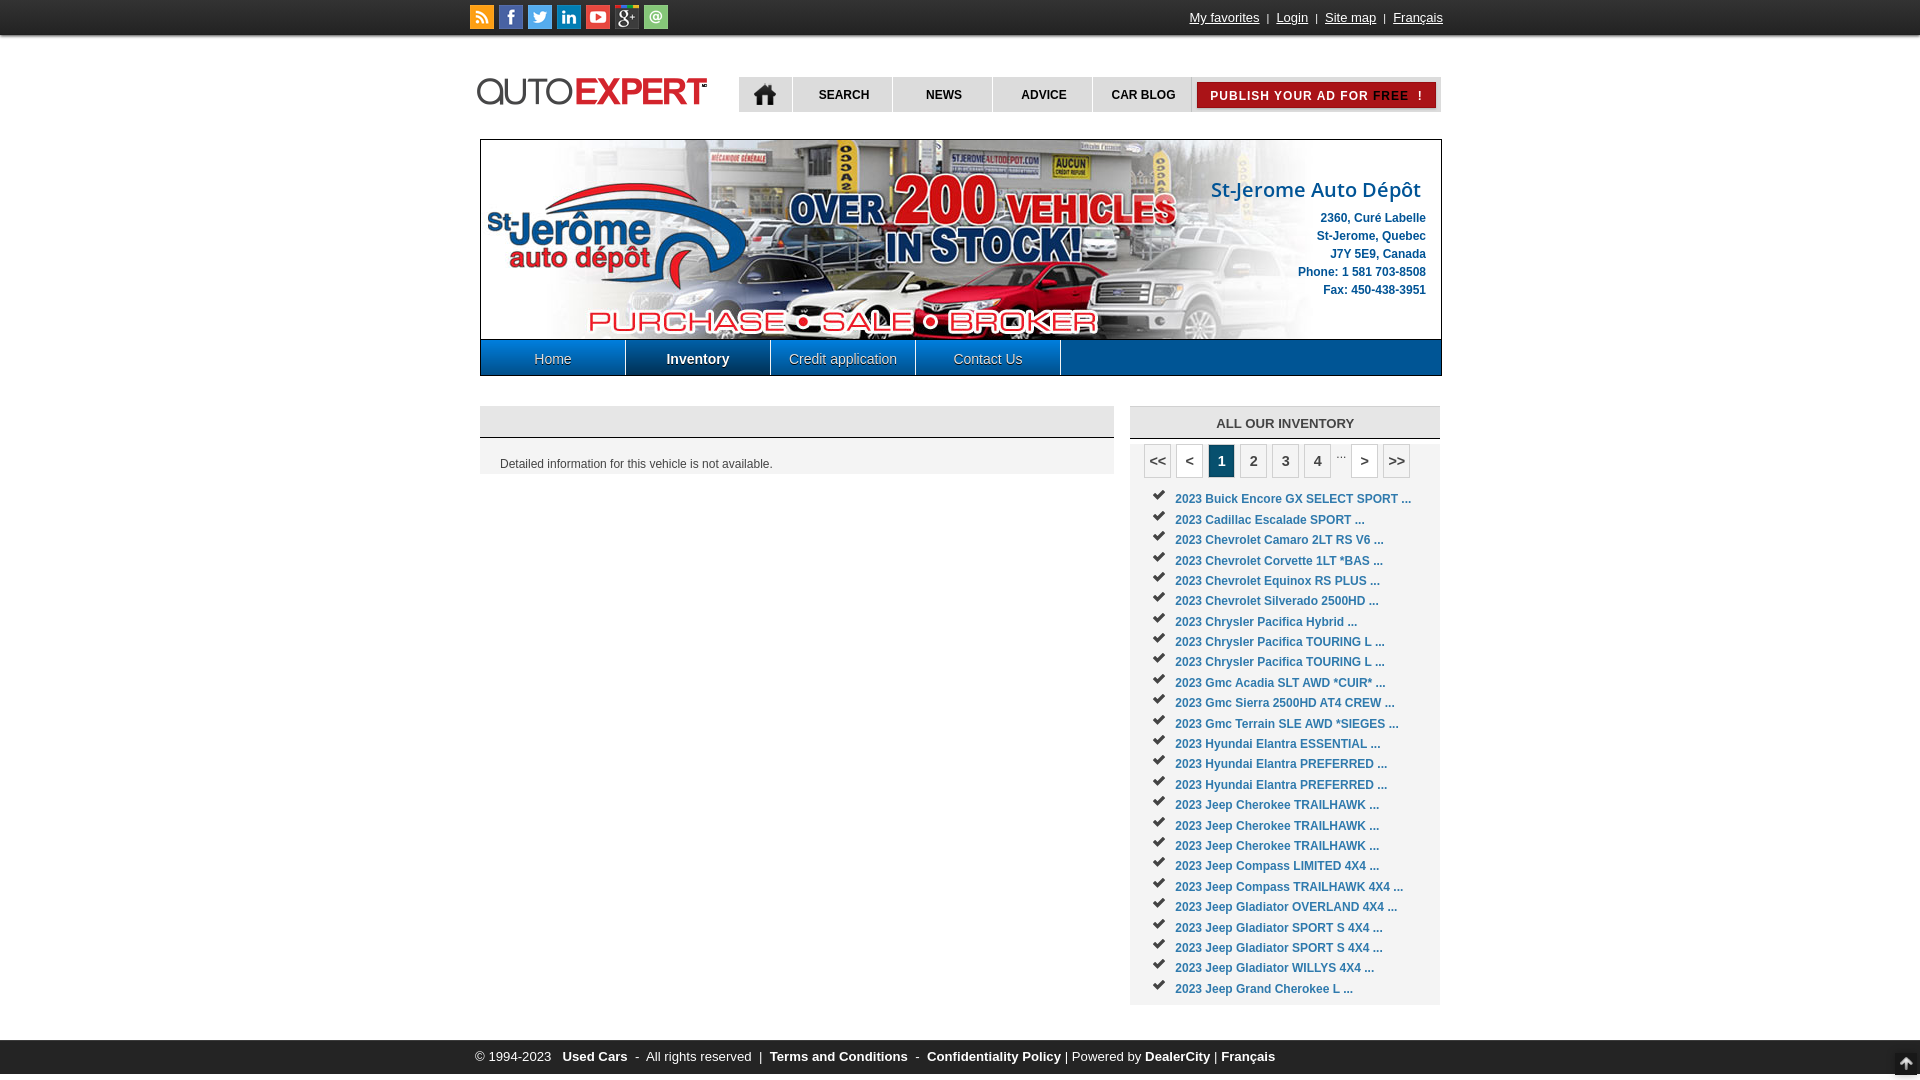 This screenshot has width=1920, height=1080. I want to click on '2023 Chevrolet Equinox RS PLUS ...', so click(1276, 581).